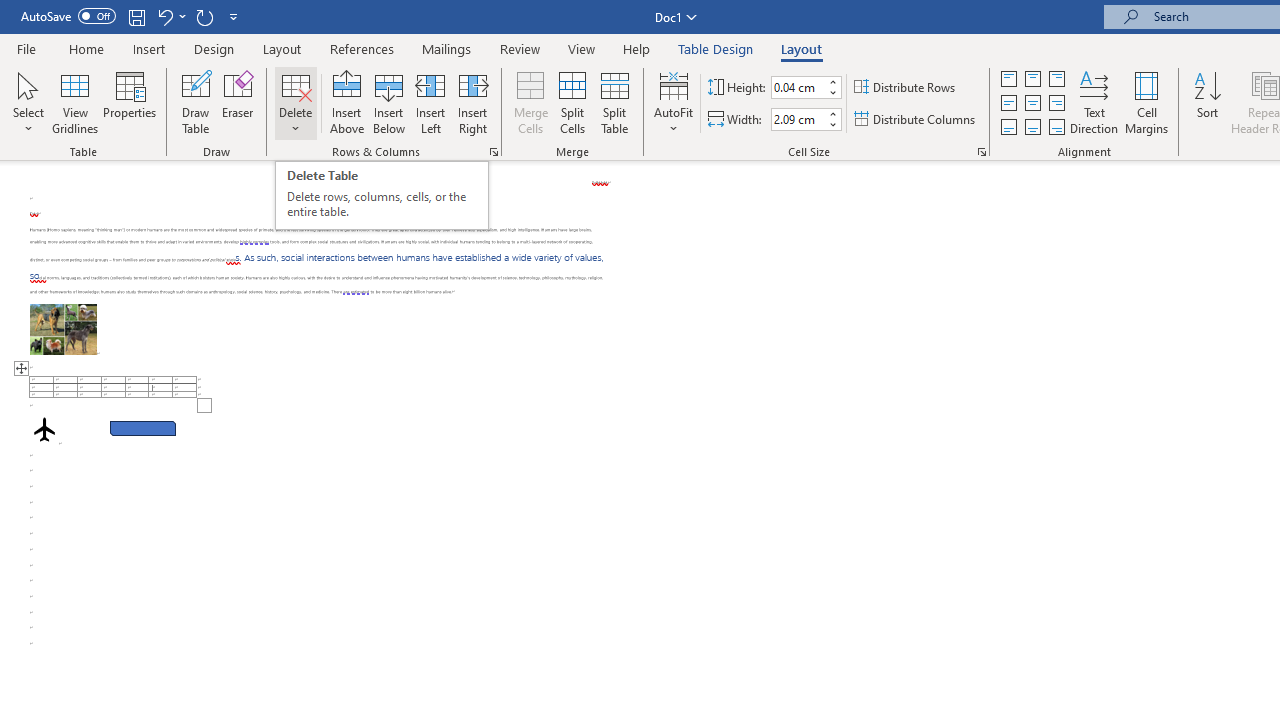 This screenshot has width=1280, height=720. What do you see at coordinates (63, 328) in the screenshot?
I see `'Morphological variation in six dogs'` at bounding box center [63, 328].